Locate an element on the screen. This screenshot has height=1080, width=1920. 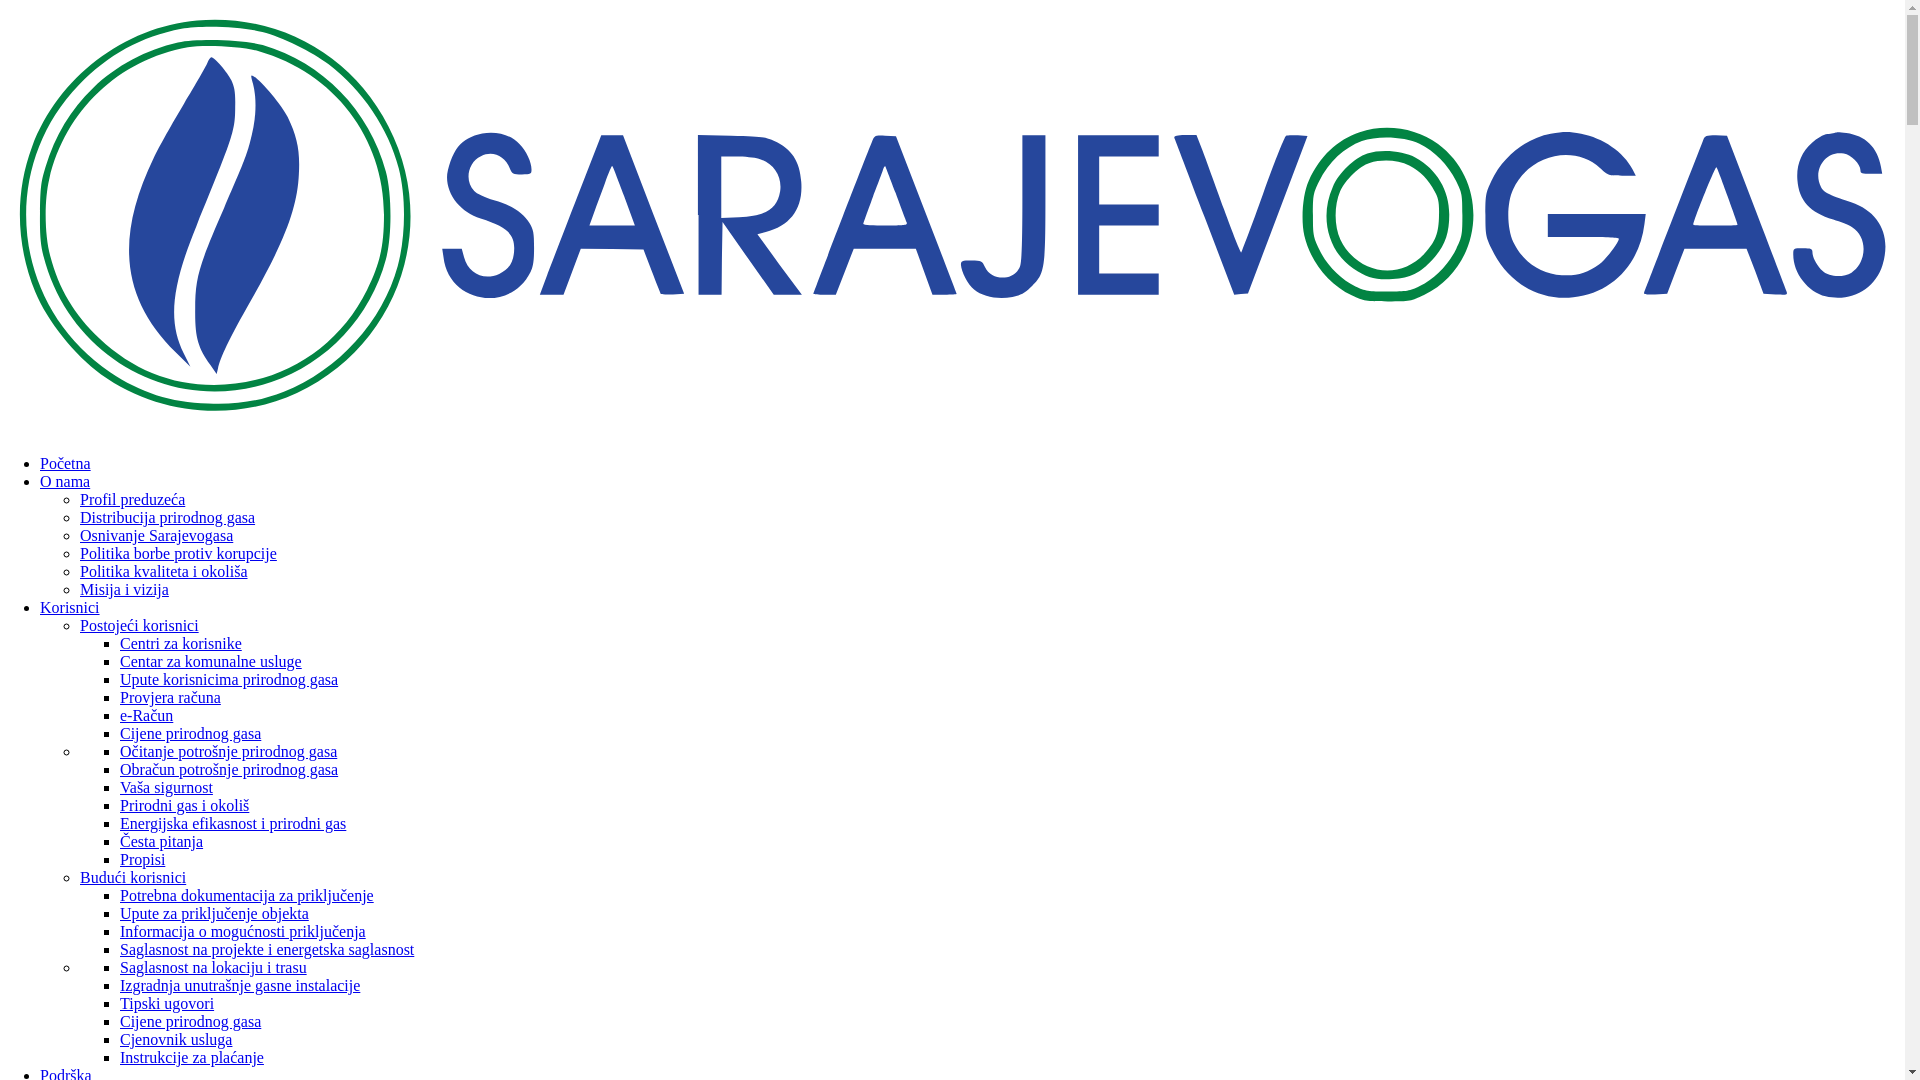
'Saglasnost na projekte i energetska saglasnost' is located at coordinates (266, 948).